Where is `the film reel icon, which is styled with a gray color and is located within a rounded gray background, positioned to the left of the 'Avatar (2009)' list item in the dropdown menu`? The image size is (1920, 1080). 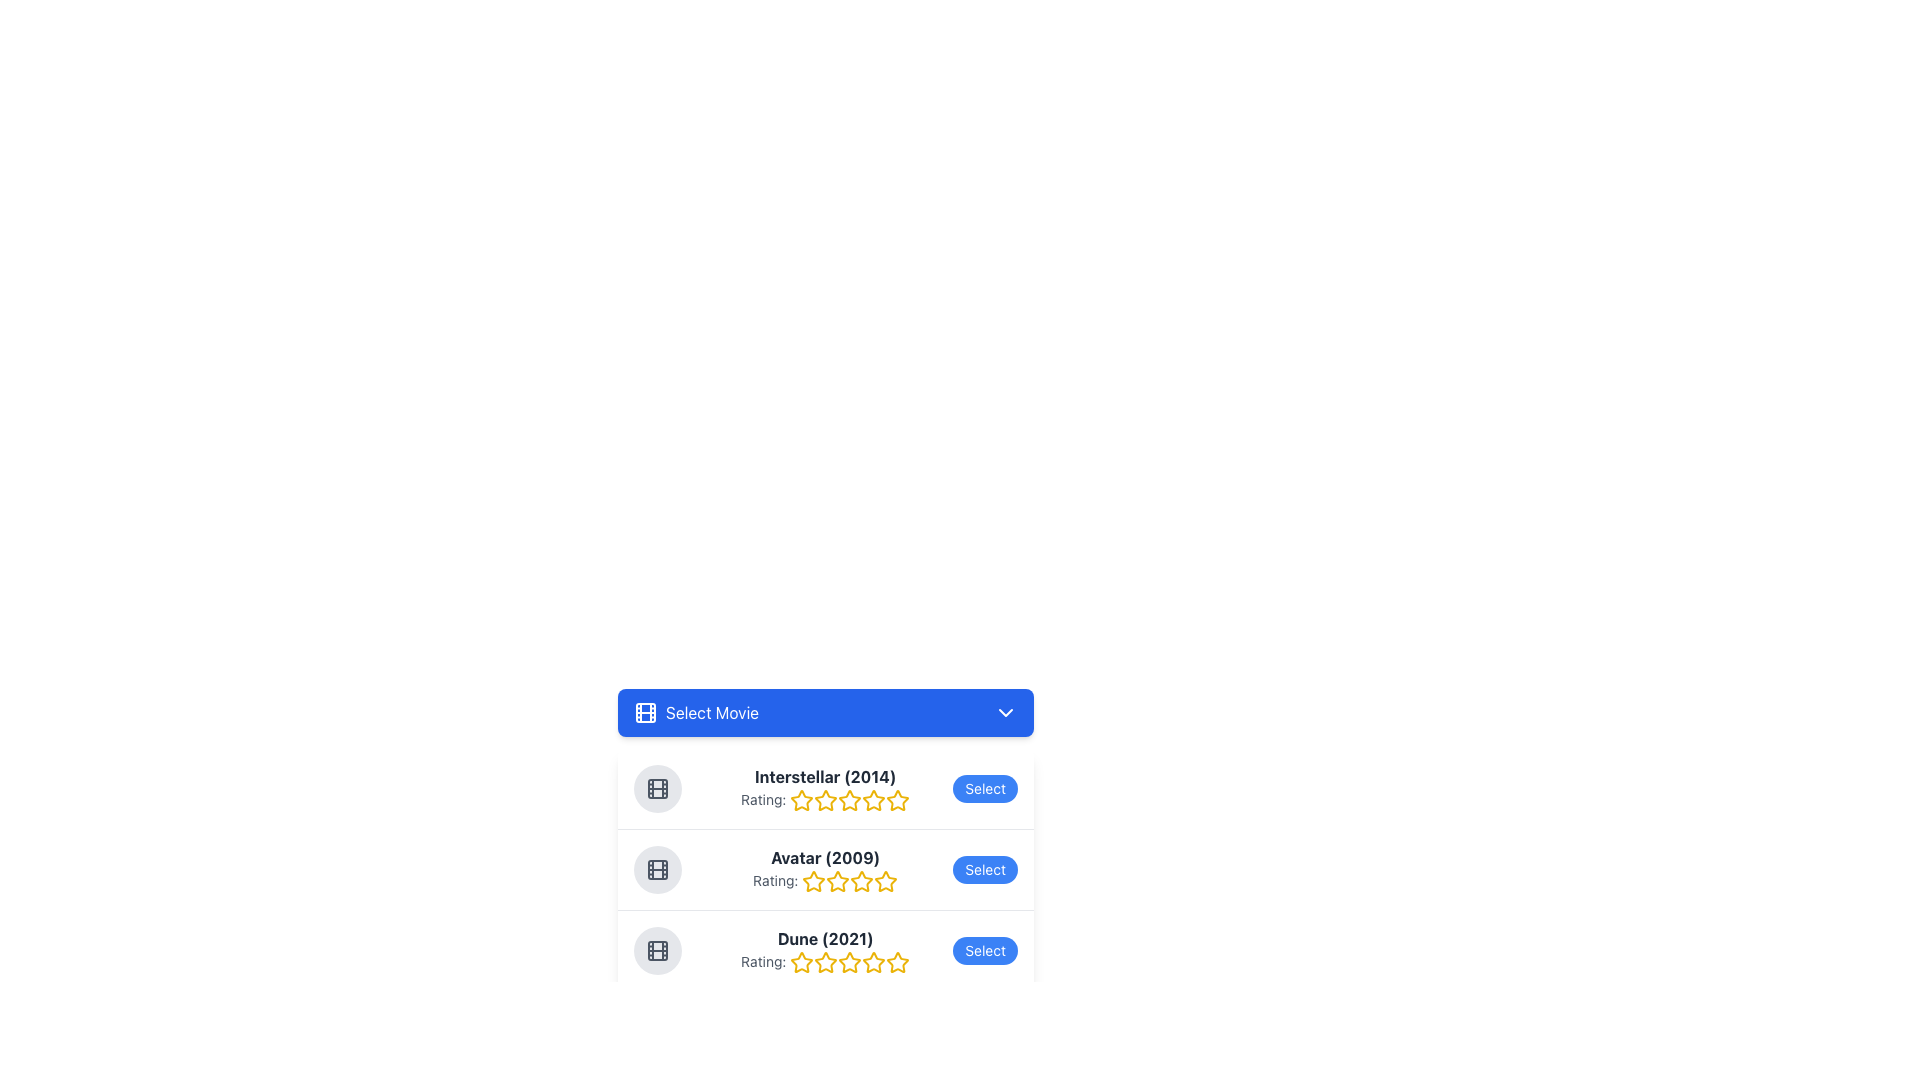 the film reel icon, which is styled with a gray color and is located within a rounded gray background, positioned to the left of the 'Avatar (2009)' list item in the dropdown menu is located at coordinates (657, 869).